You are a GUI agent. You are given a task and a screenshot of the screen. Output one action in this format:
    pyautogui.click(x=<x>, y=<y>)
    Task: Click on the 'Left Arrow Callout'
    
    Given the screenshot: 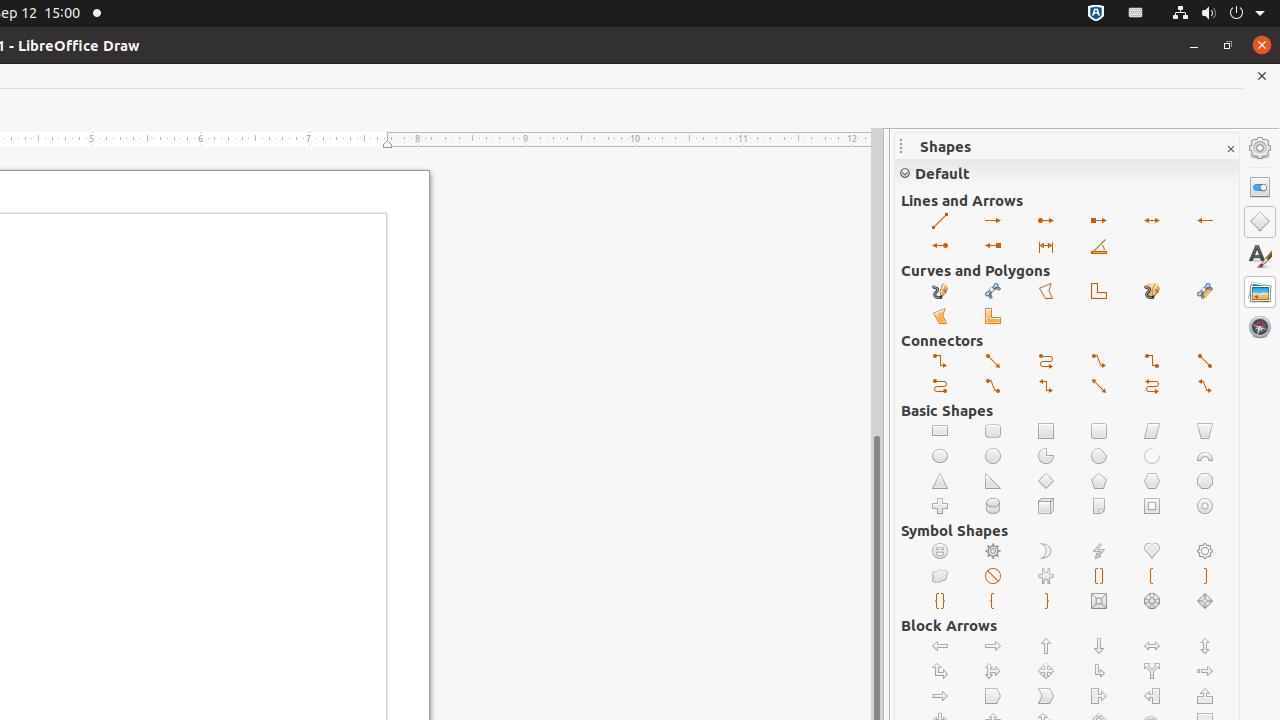 What is the action you would take?
    pyautogui.click(x=1152, y=695)
    